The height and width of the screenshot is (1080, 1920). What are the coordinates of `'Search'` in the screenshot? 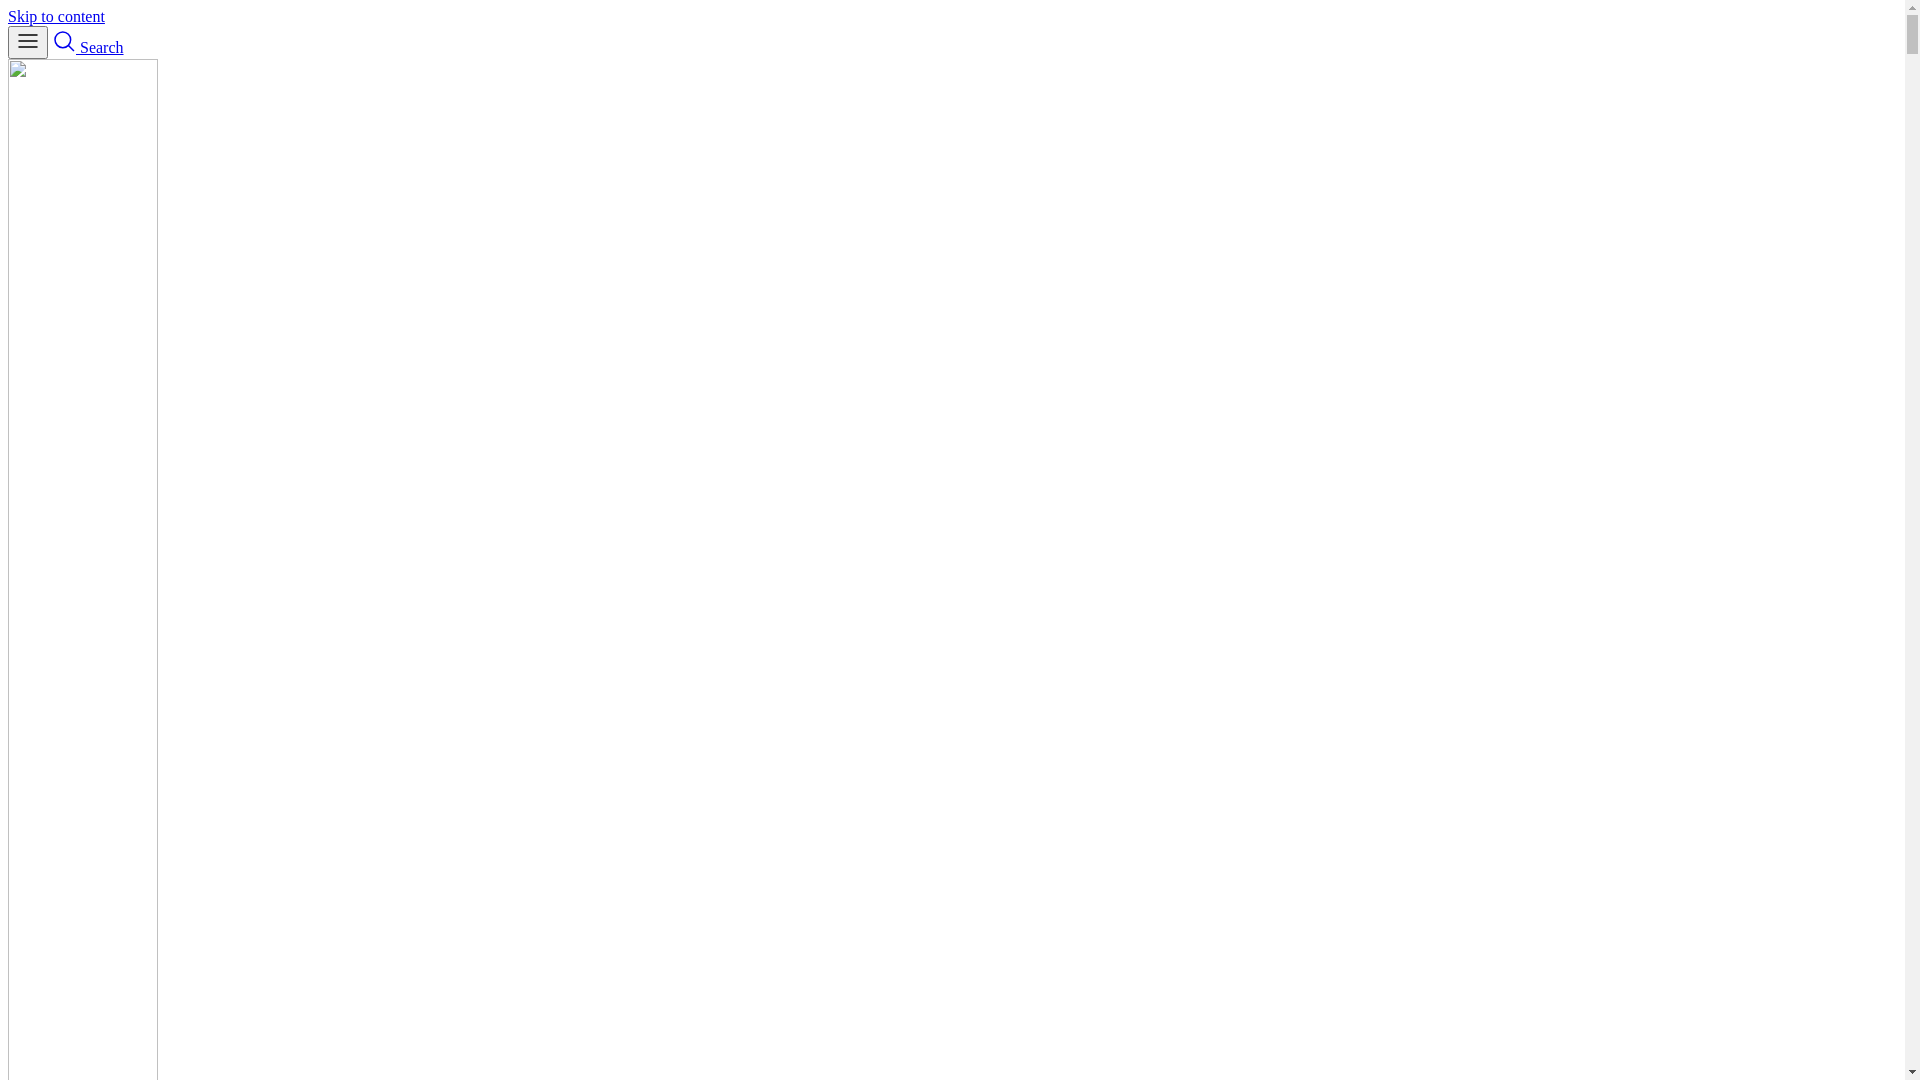 It's located at (52, 46).